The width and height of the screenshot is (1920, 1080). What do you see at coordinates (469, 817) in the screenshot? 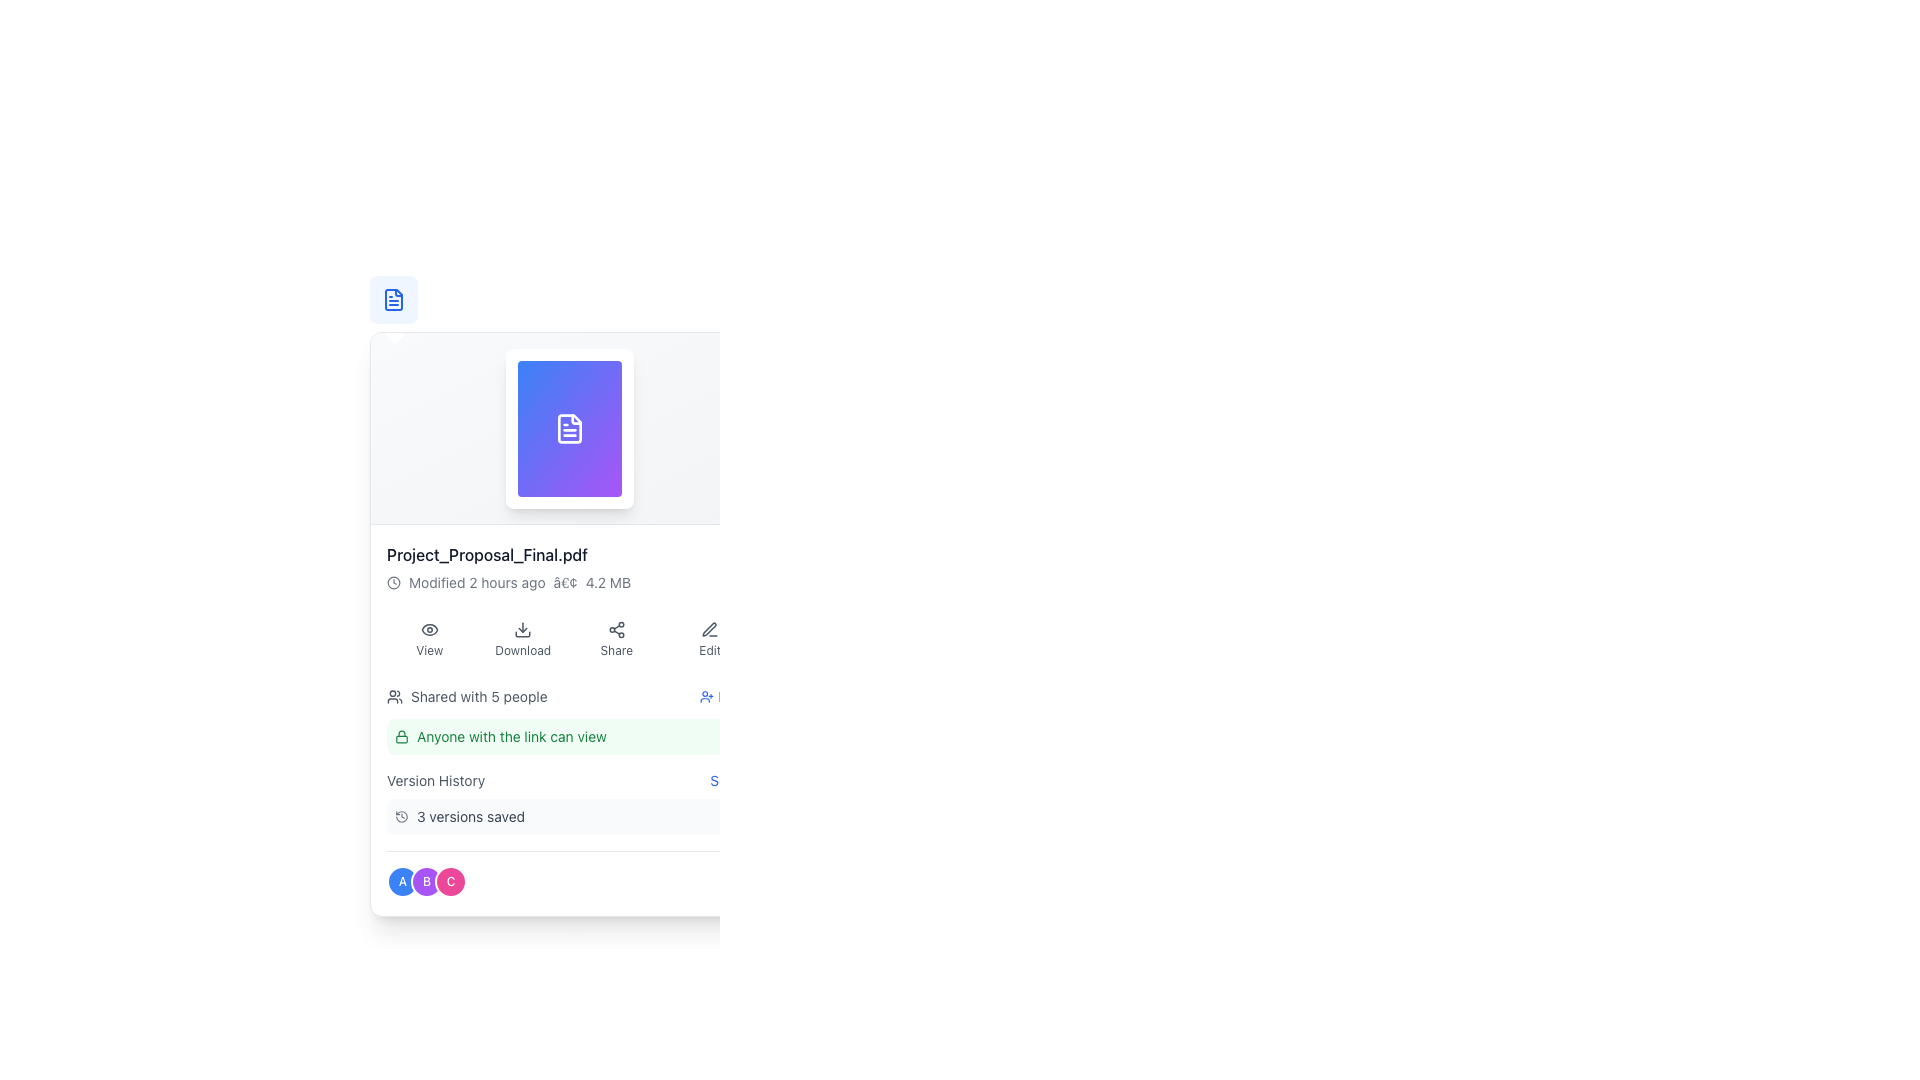
I see `the informational label indicating the number of versions saved, located in the 'Version History' section, to the right of the clock-like icon and above a clickable link or button` at bounding box center [469, 817].